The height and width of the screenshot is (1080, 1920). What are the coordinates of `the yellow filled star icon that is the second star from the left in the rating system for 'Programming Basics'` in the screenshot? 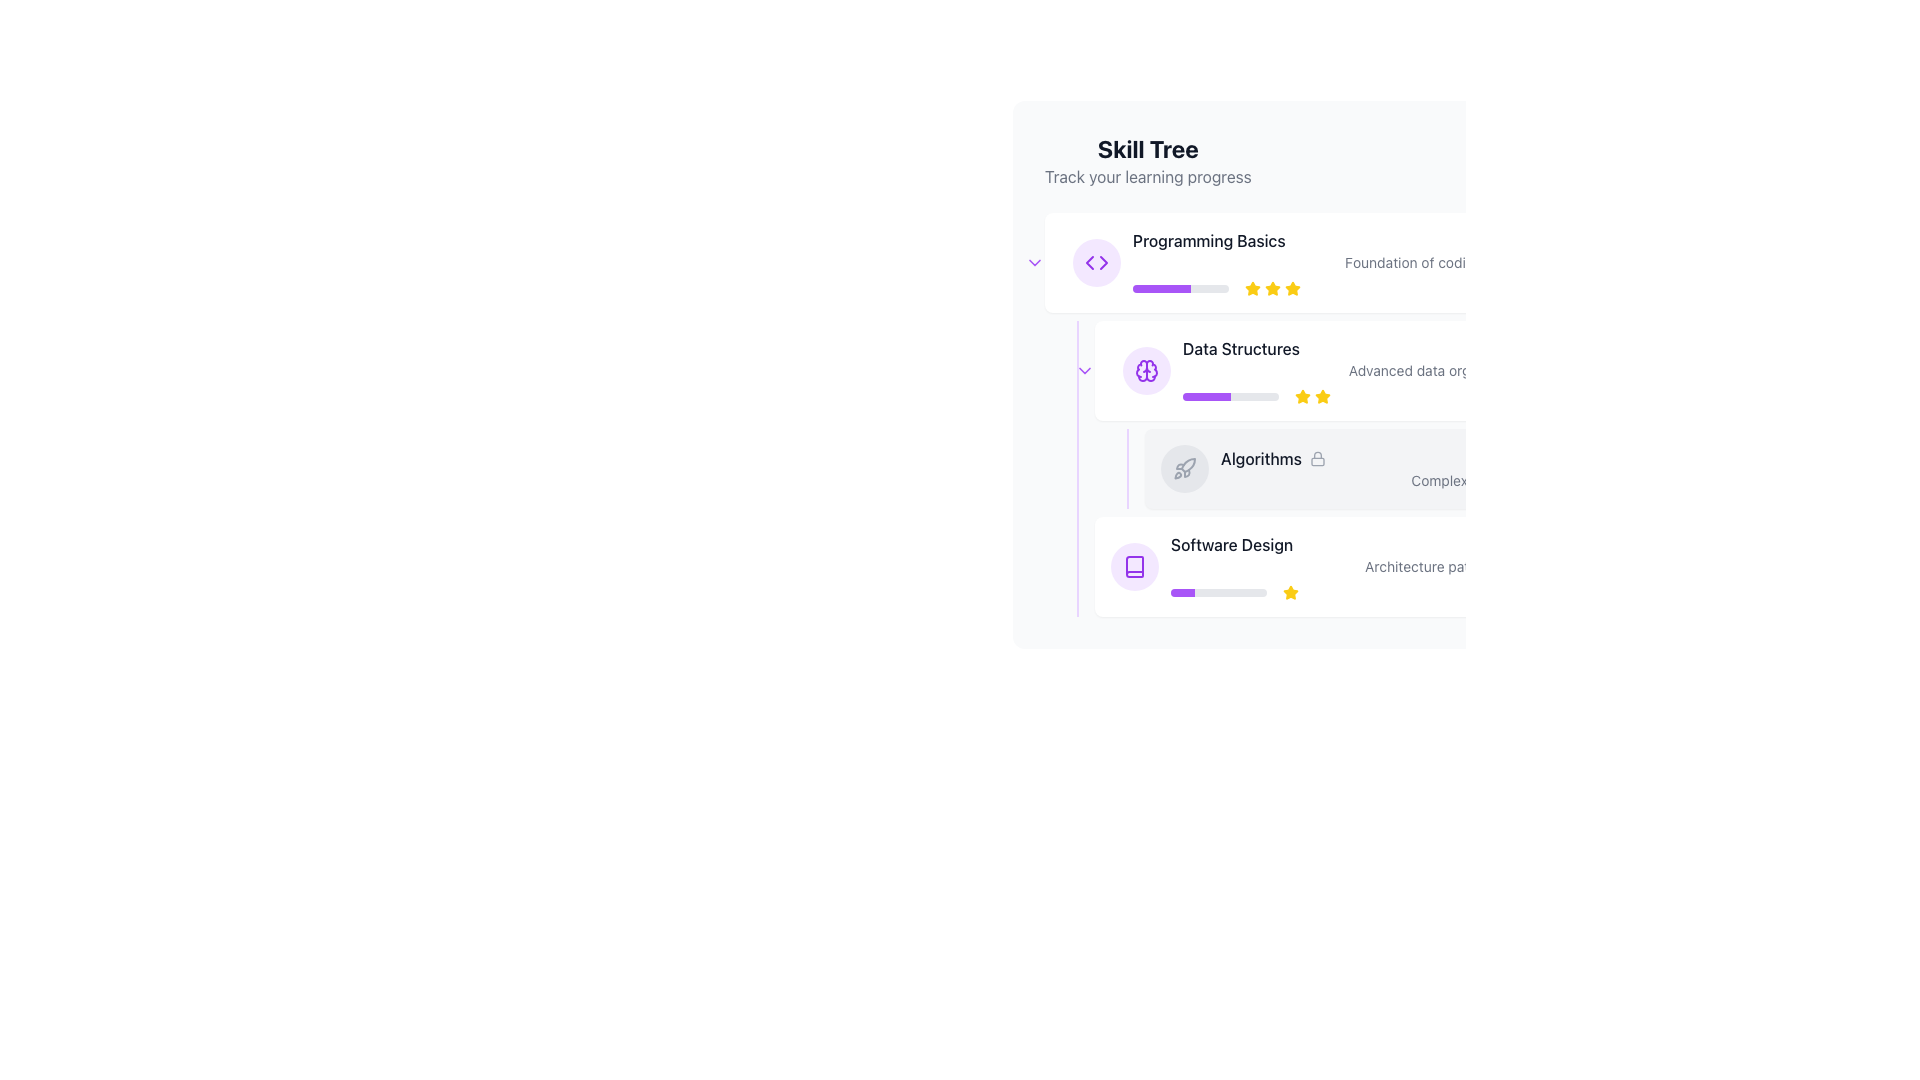 It's located at (1271, 288).